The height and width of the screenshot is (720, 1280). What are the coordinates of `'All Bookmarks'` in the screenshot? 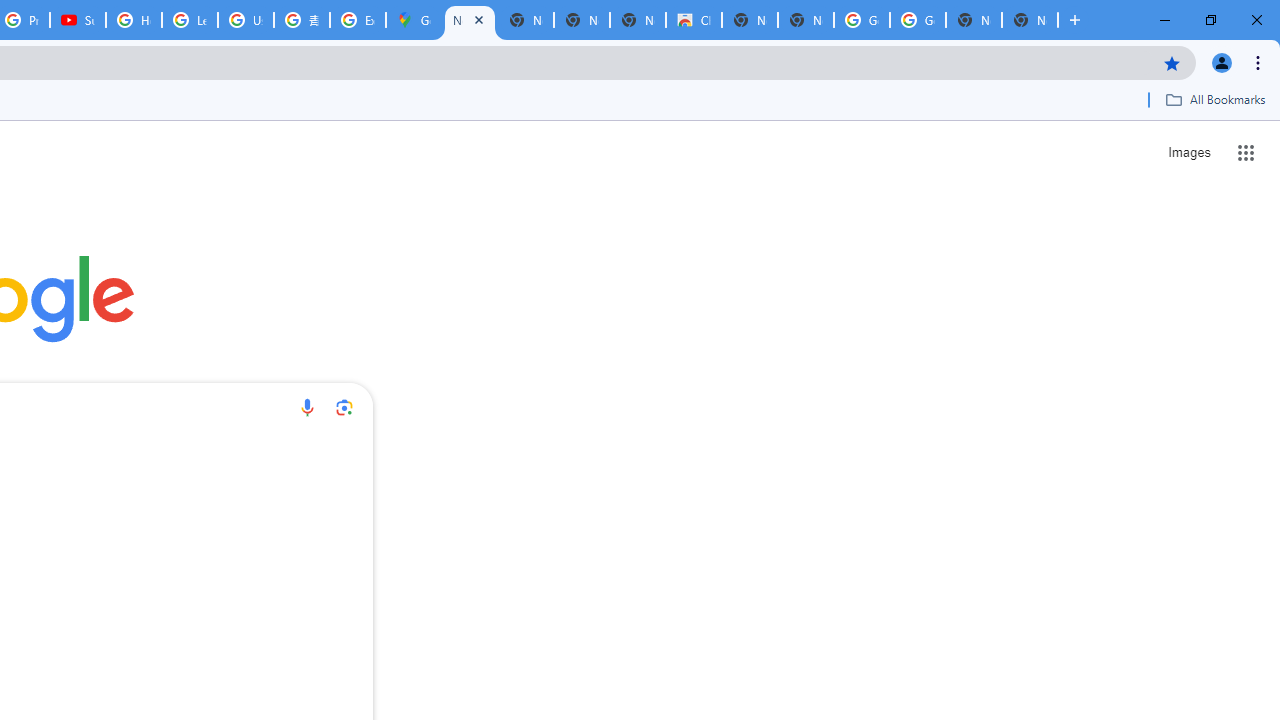 It's located at (1214, 99).